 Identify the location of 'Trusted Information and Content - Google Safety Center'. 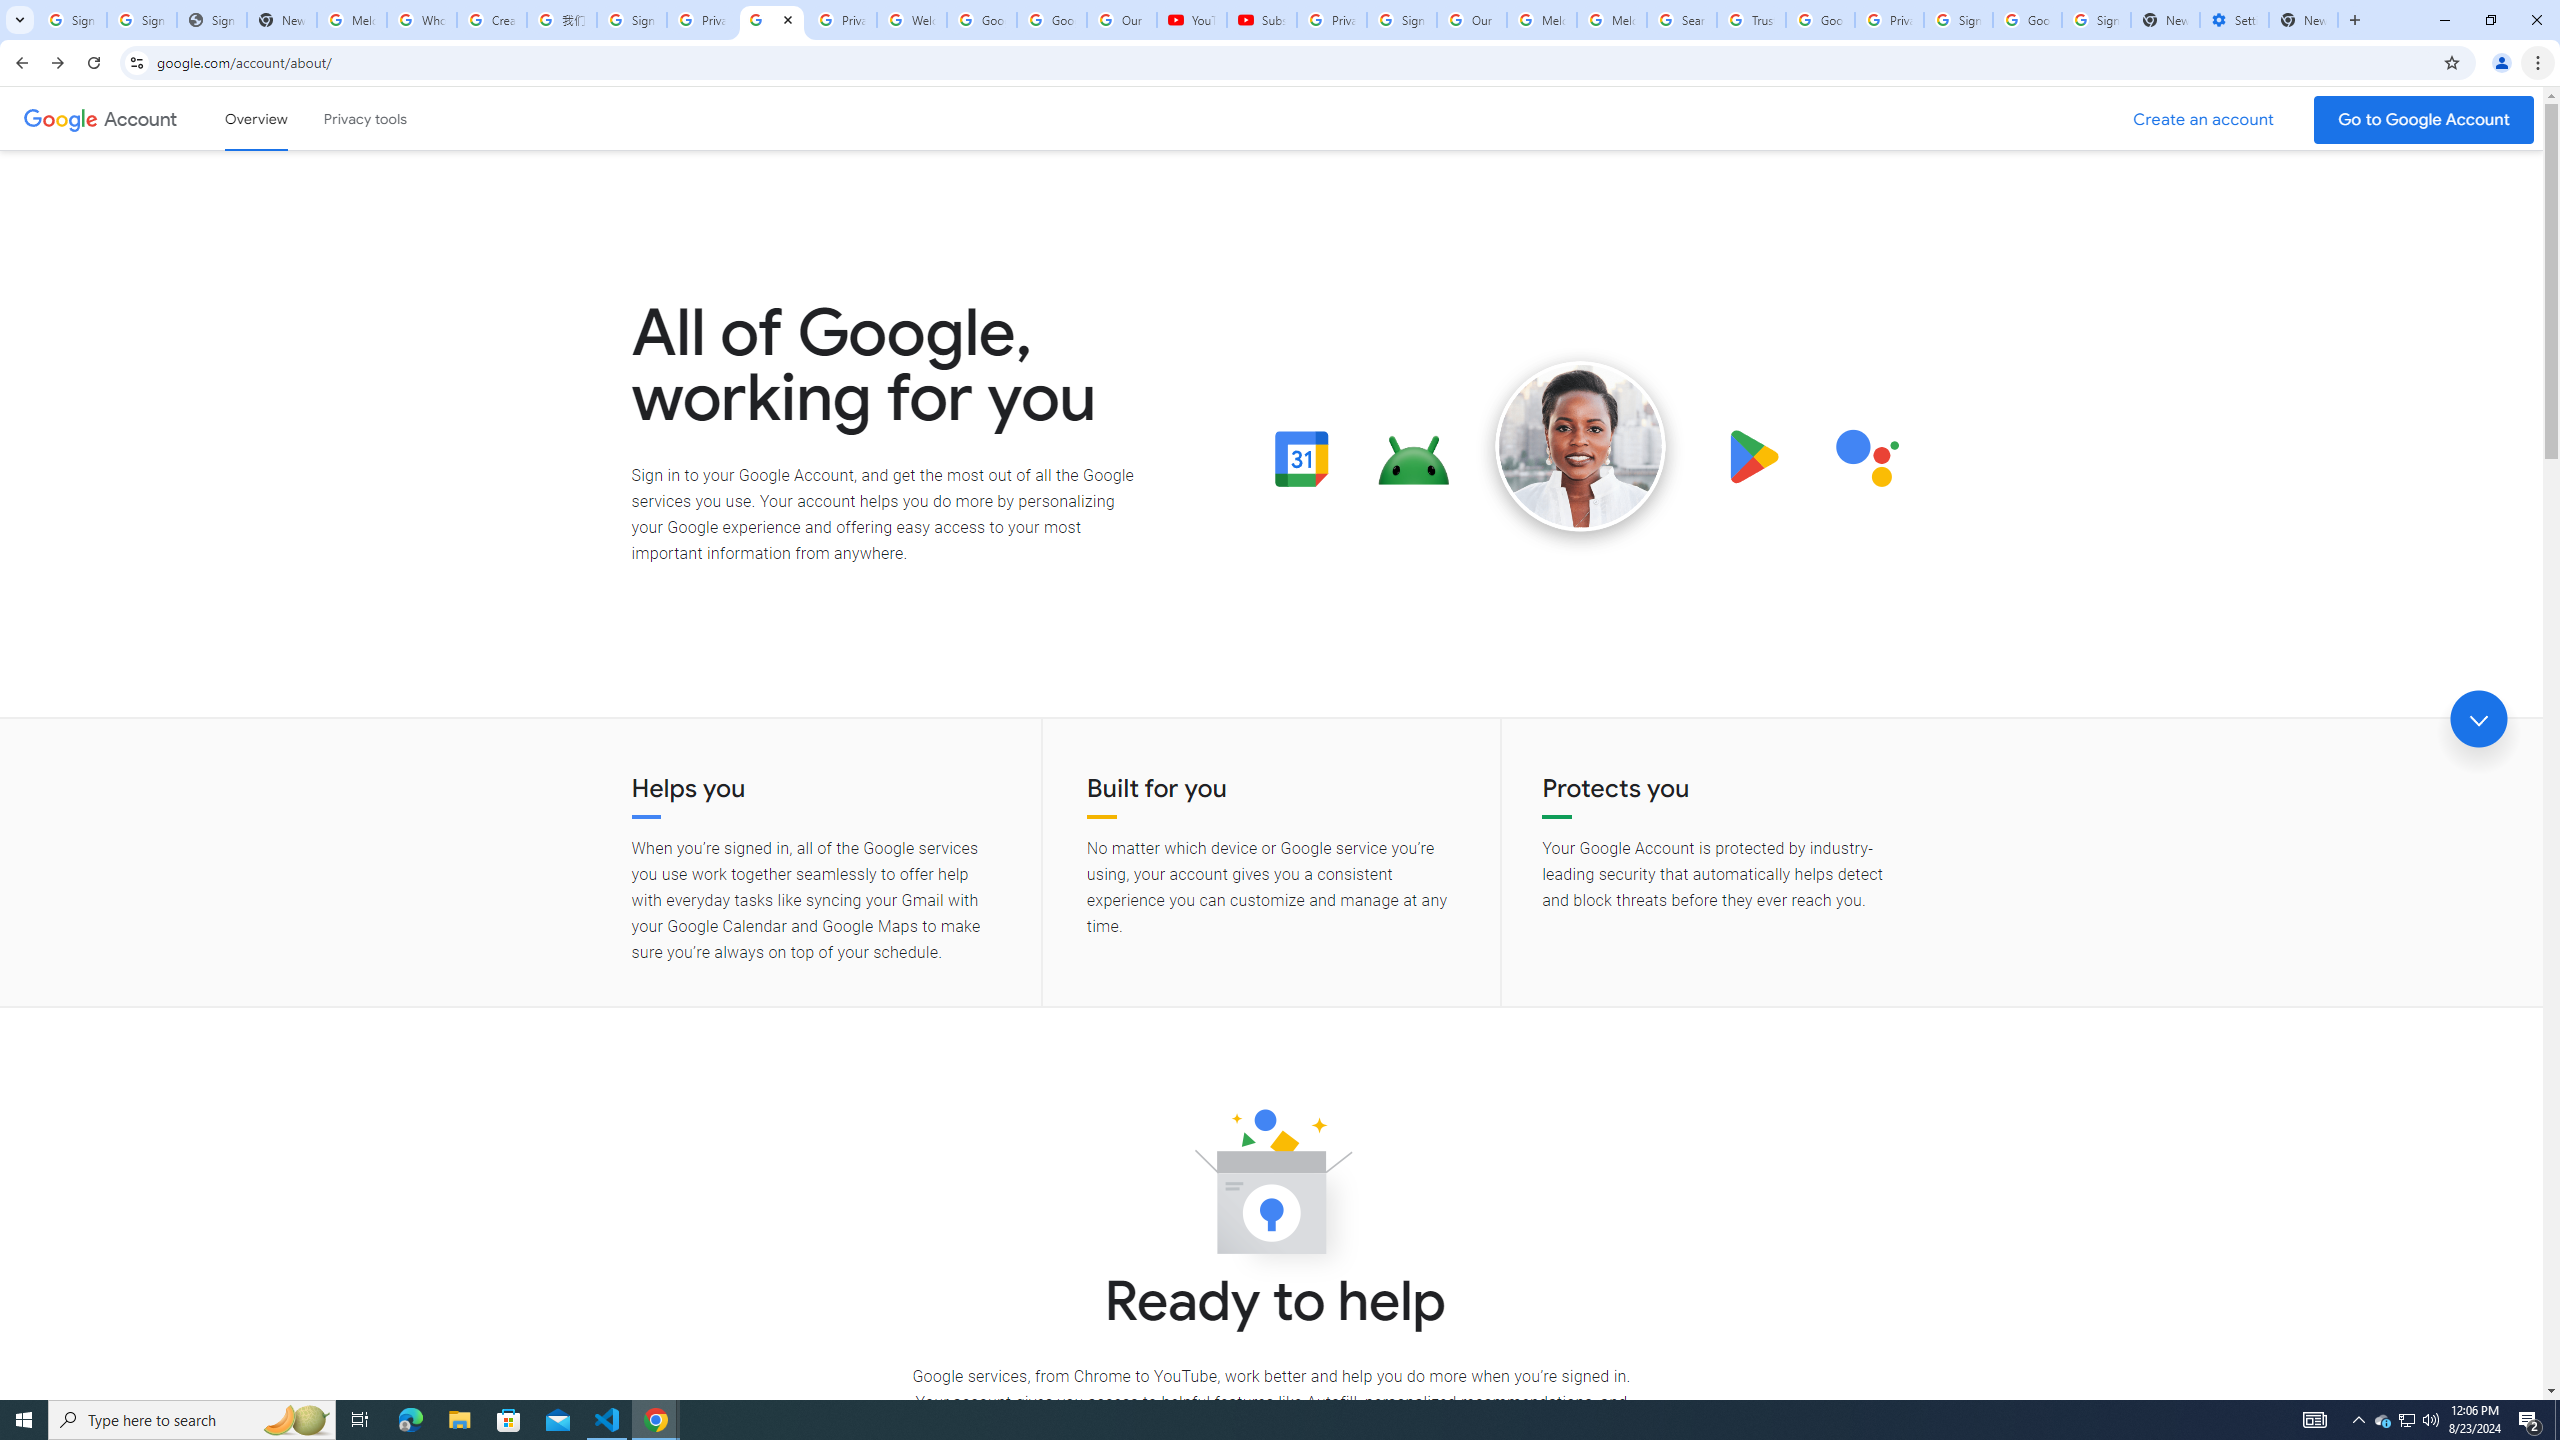
(1750, 19).